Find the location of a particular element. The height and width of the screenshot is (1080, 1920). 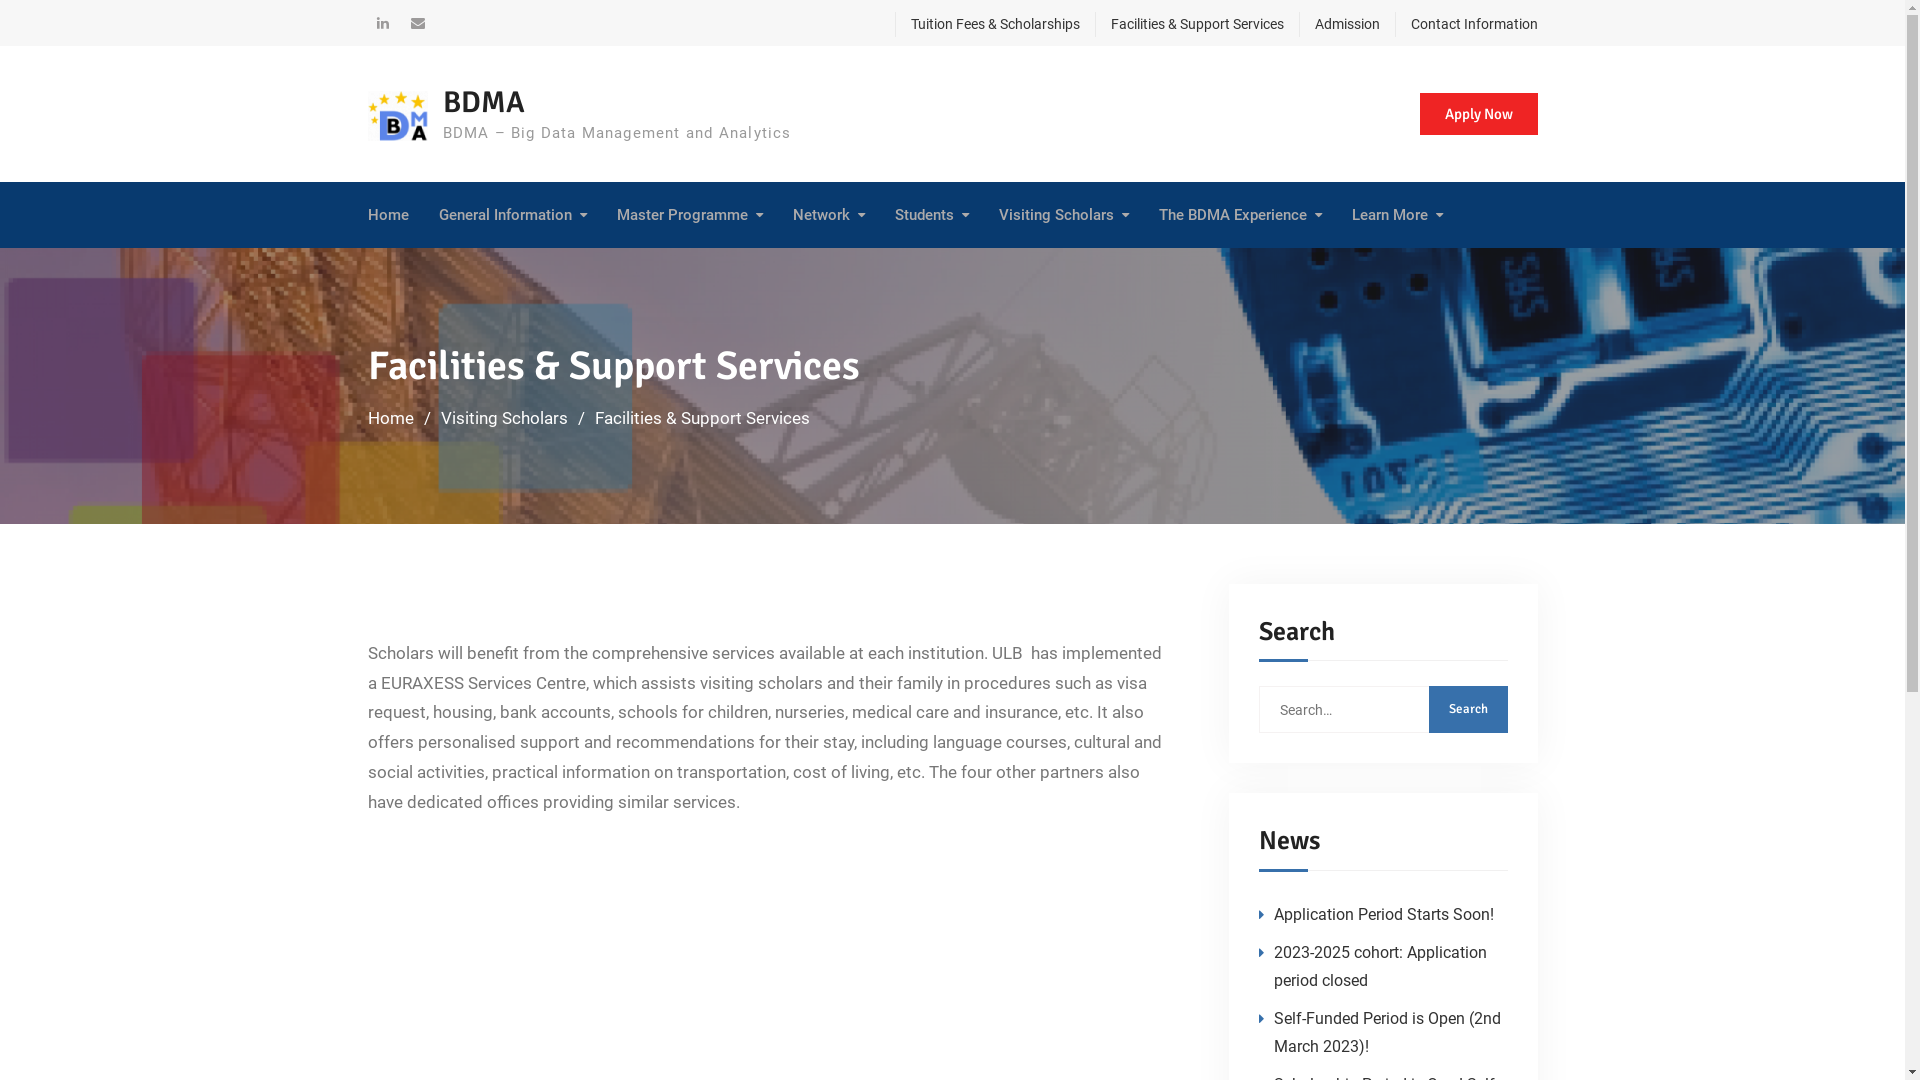

'BDMA' is located at coordinates (483, 102).